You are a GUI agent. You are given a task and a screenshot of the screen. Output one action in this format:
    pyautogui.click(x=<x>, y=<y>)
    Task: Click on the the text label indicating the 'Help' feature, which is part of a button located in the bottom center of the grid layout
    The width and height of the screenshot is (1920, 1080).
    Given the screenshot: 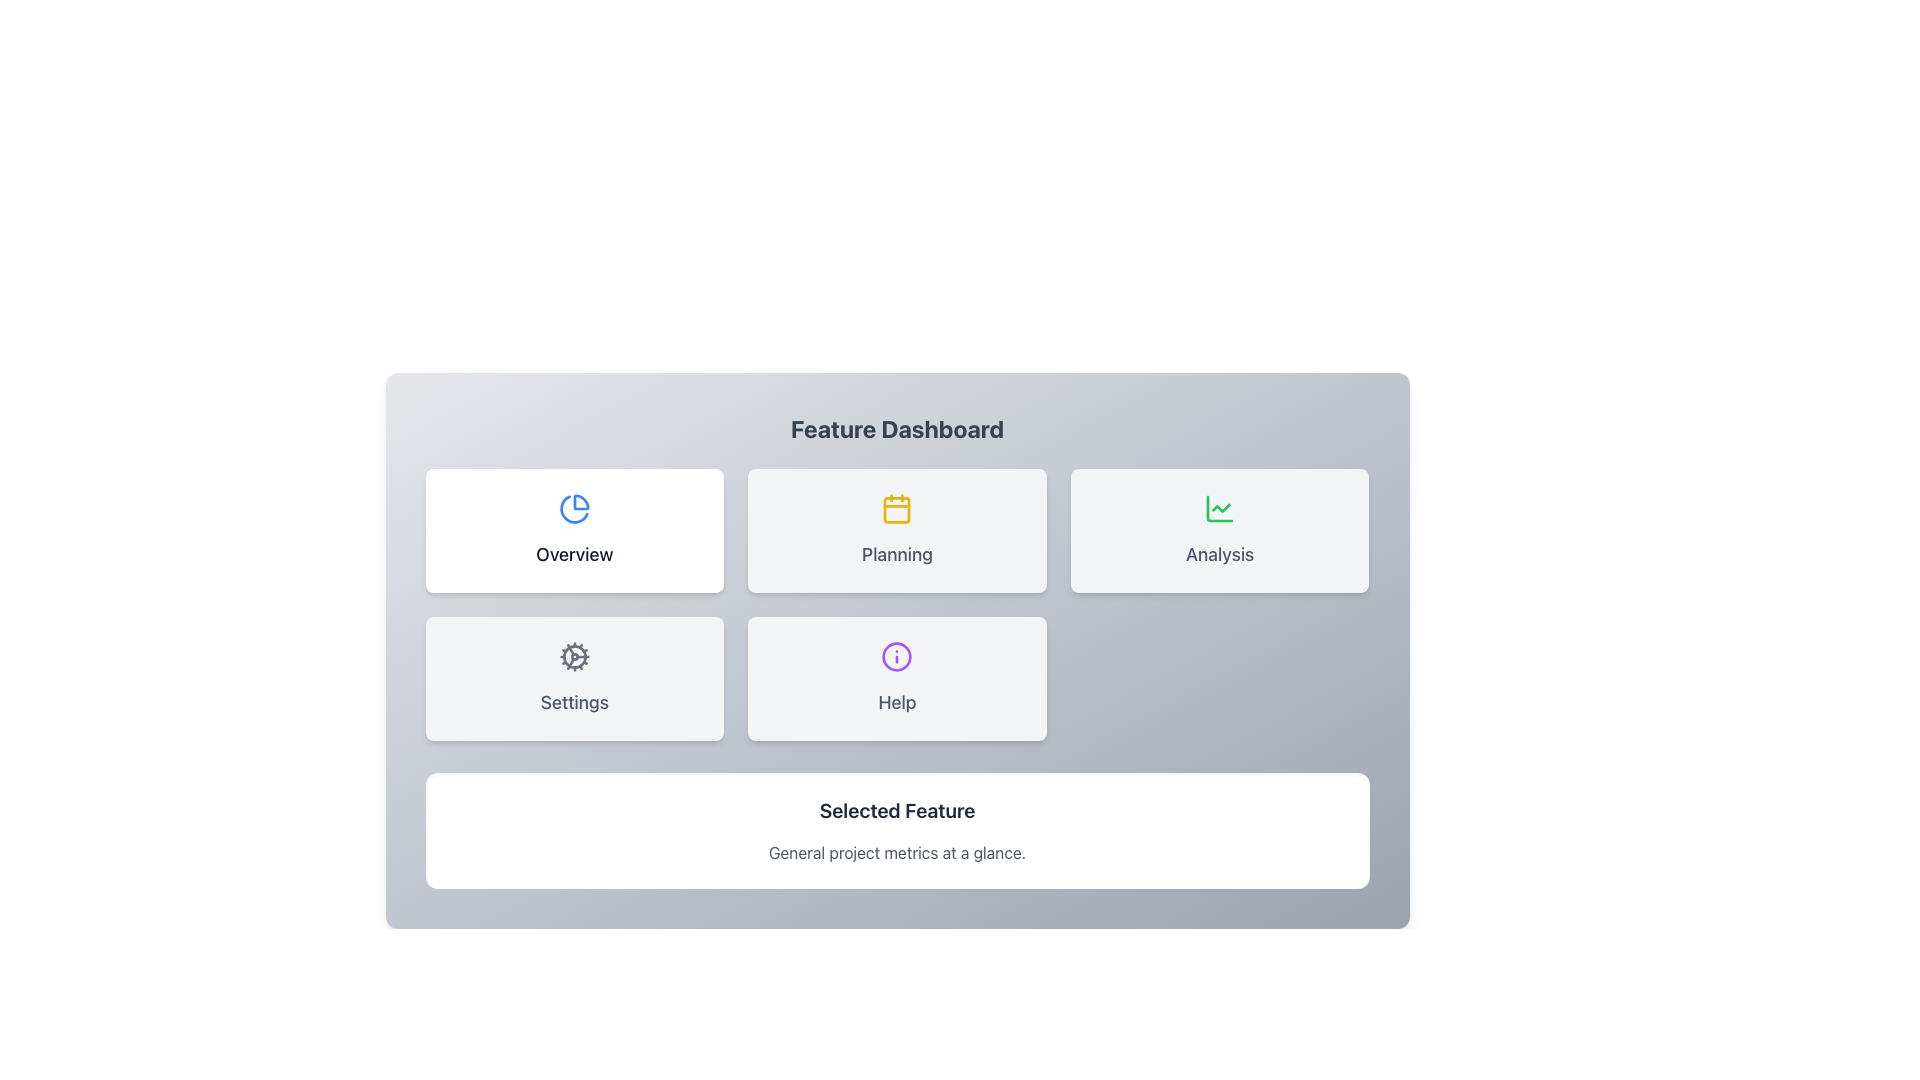 What is the action you would take?
    pyautogui.click(x=896, y=701)
    